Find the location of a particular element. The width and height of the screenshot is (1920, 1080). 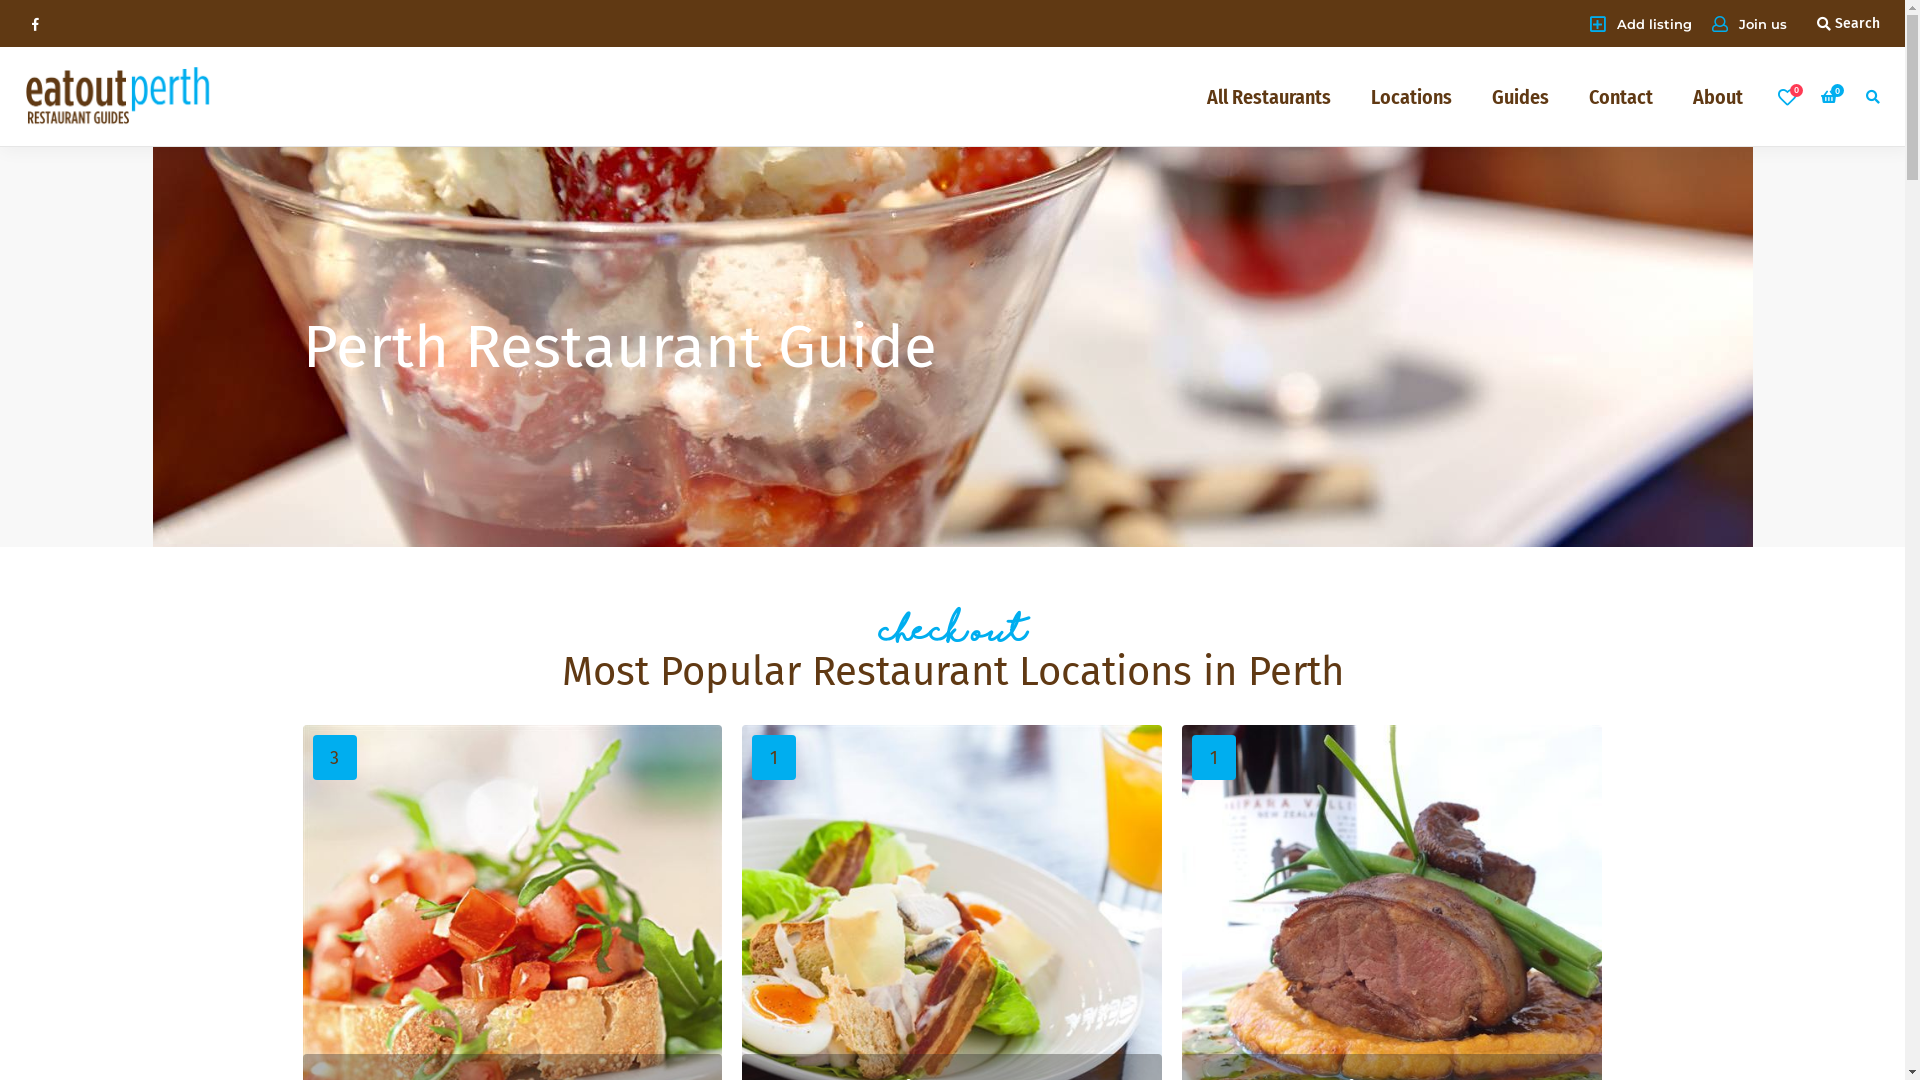

'All Restaurants' is located at coordinates (1267, 96).